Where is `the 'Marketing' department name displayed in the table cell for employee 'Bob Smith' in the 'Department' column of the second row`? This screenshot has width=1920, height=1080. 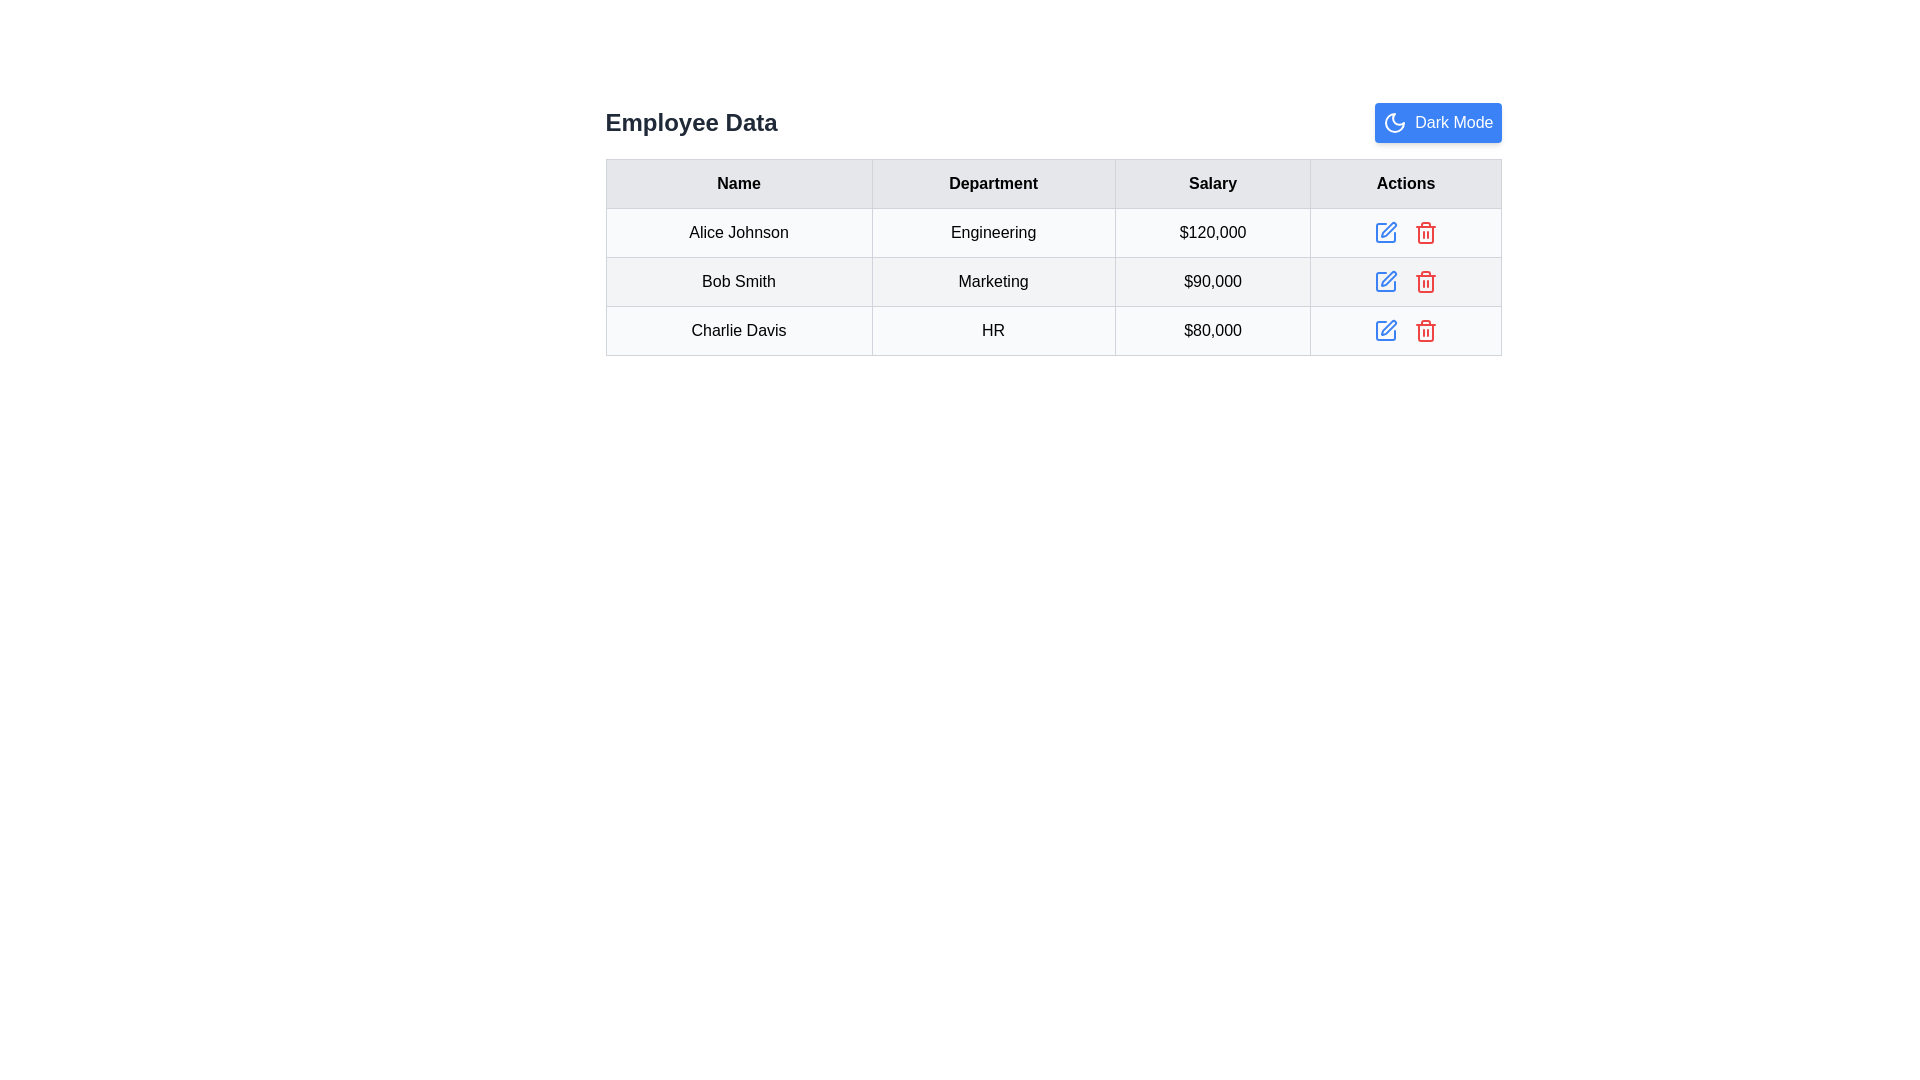 the 'Marketing' department name displayed in the table cell for employee 'Bob Smith' in the 'Department' column of the second row is located at coordinates (1052, 281).